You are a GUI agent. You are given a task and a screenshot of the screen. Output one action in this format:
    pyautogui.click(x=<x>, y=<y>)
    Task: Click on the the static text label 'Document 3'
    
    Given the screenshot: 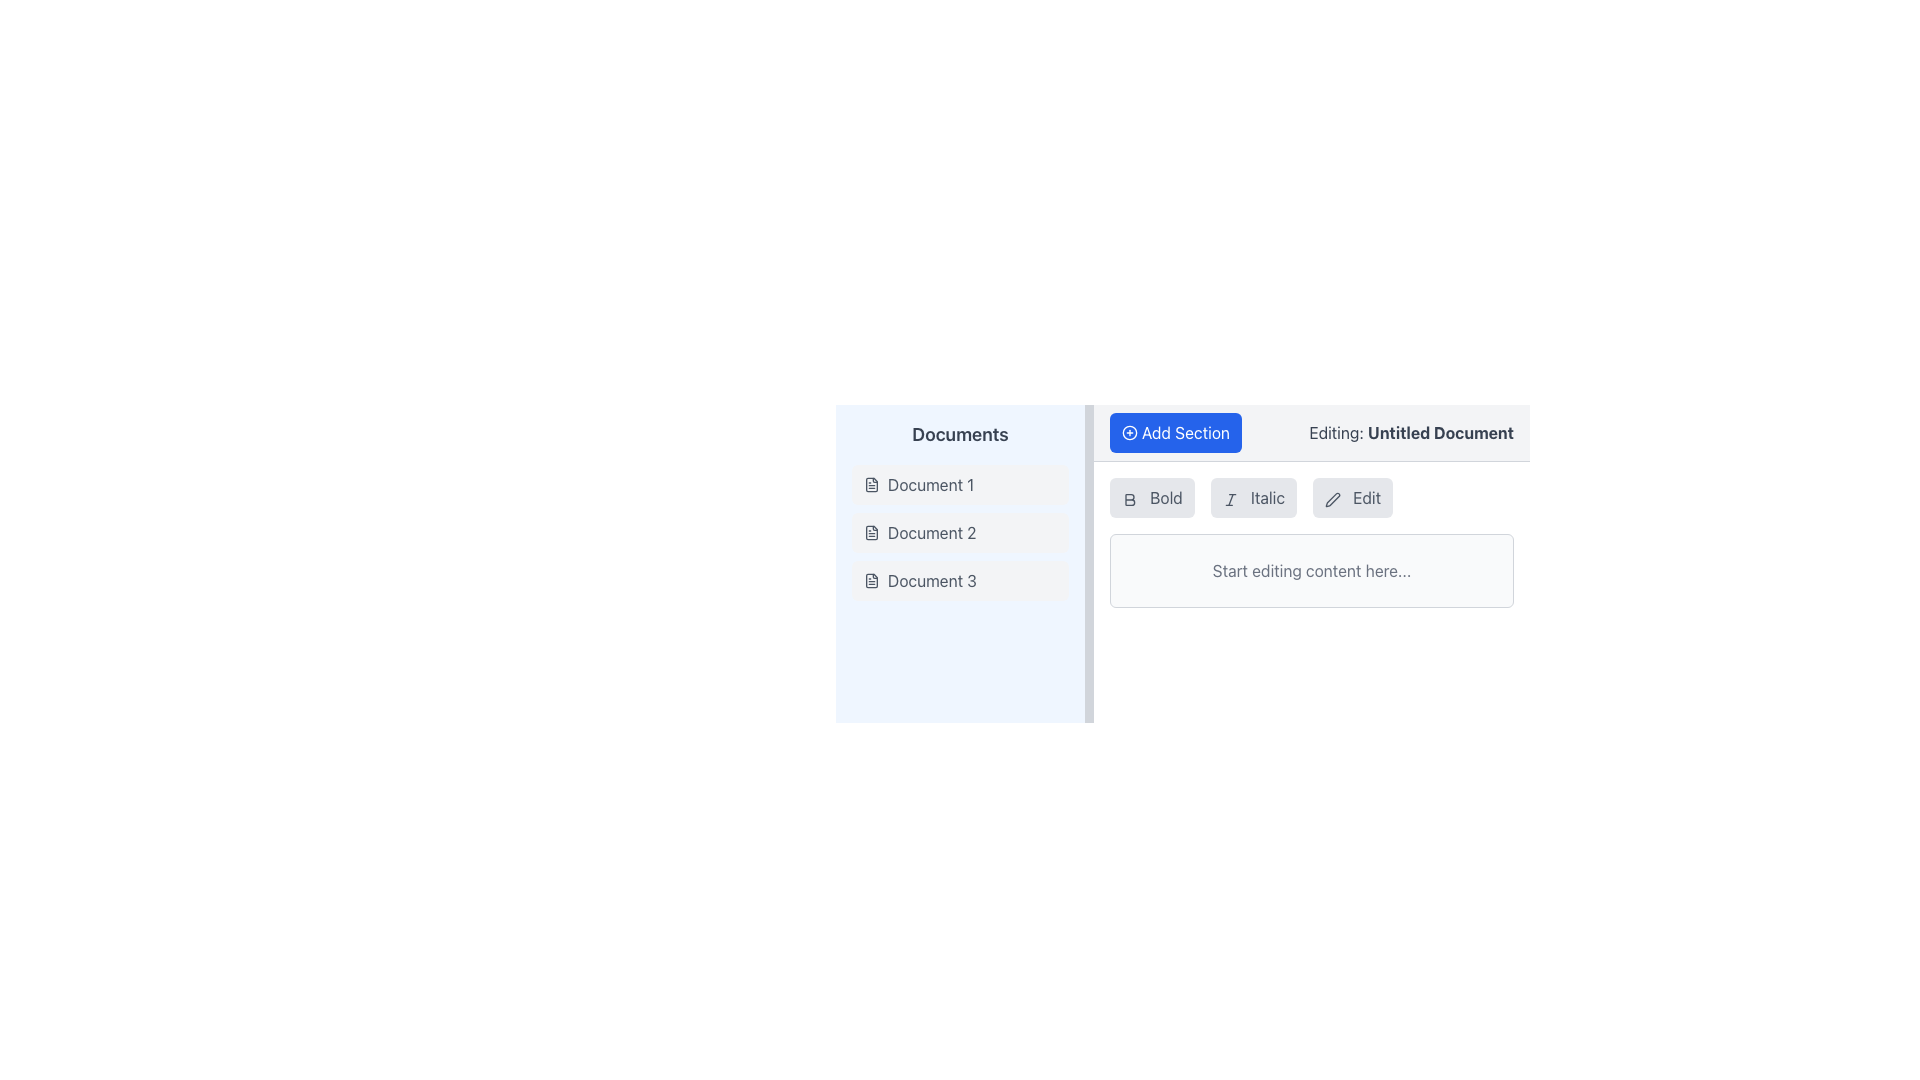 What is the action you would take?
    pyautogui.click(x=931, y=581)
    